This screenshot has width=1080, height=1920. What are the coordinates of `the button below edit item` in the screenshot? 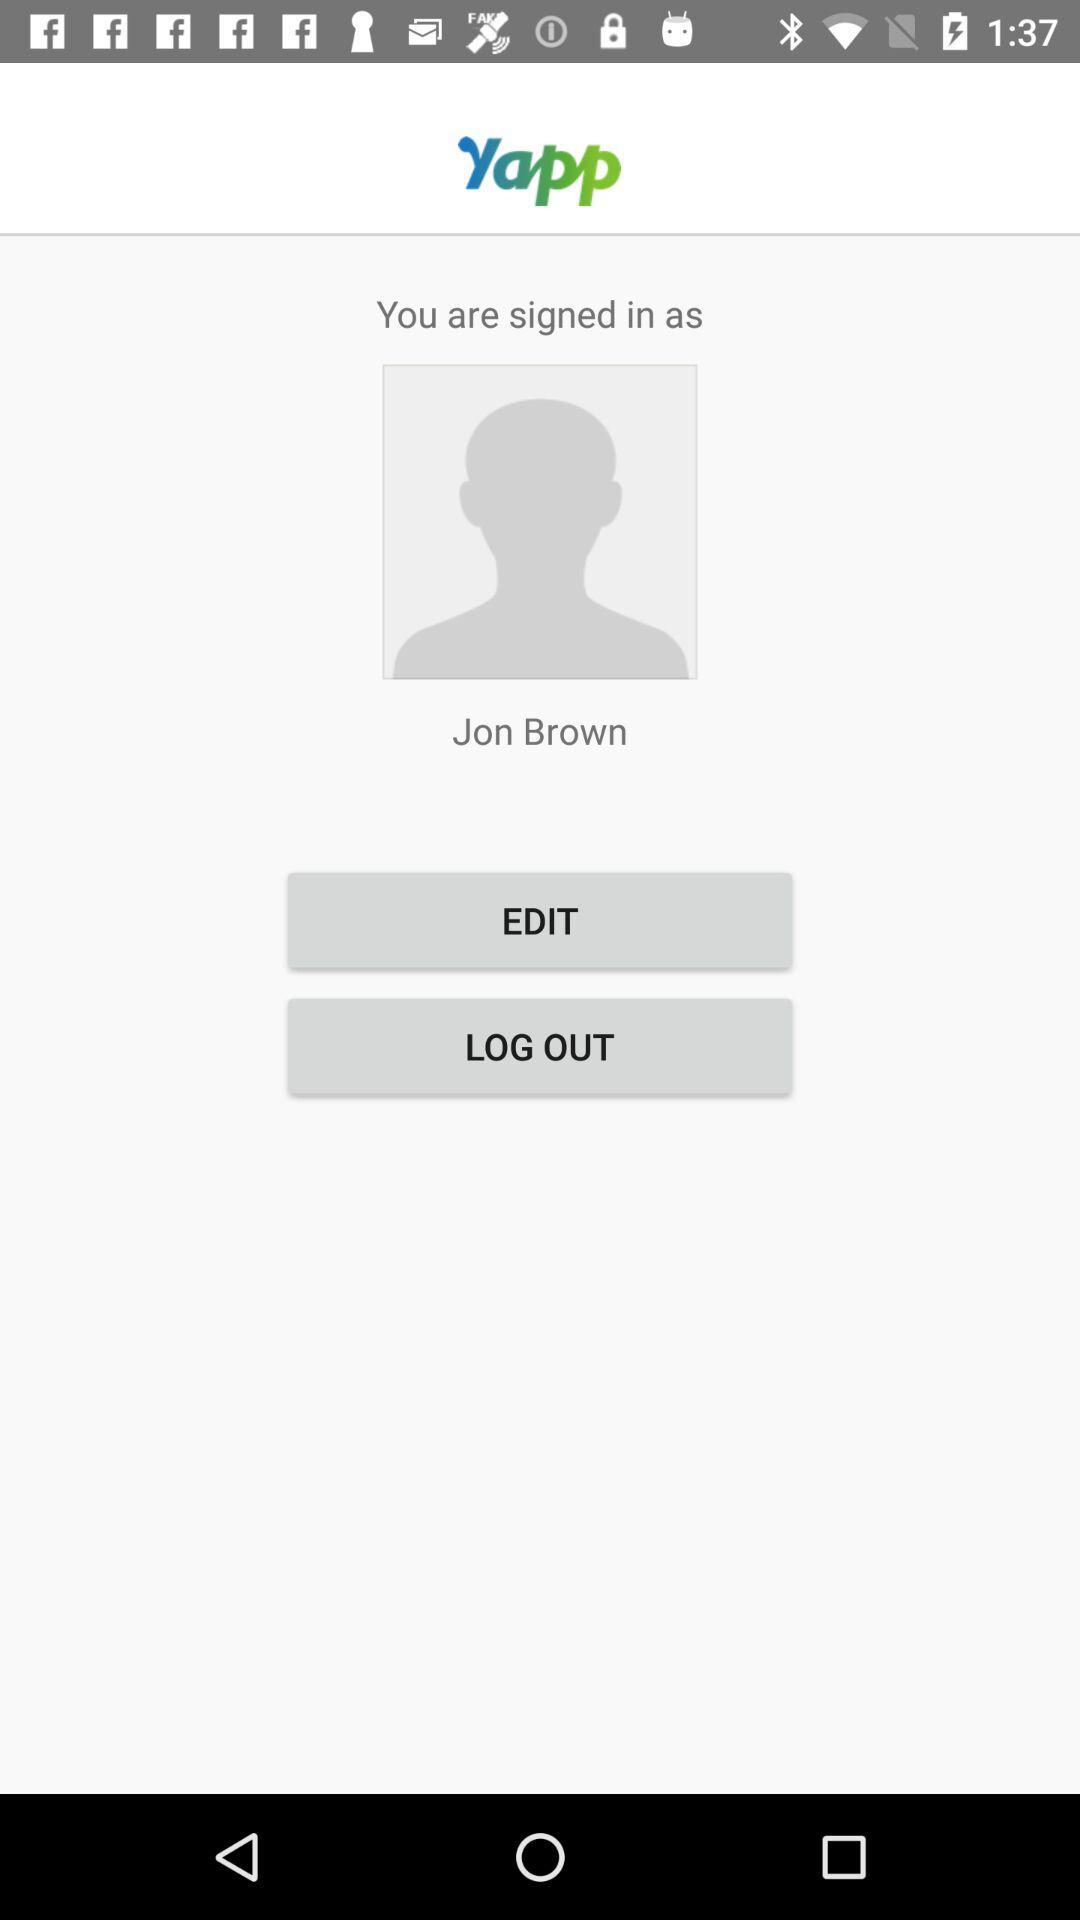 It's located at (540, 1045).